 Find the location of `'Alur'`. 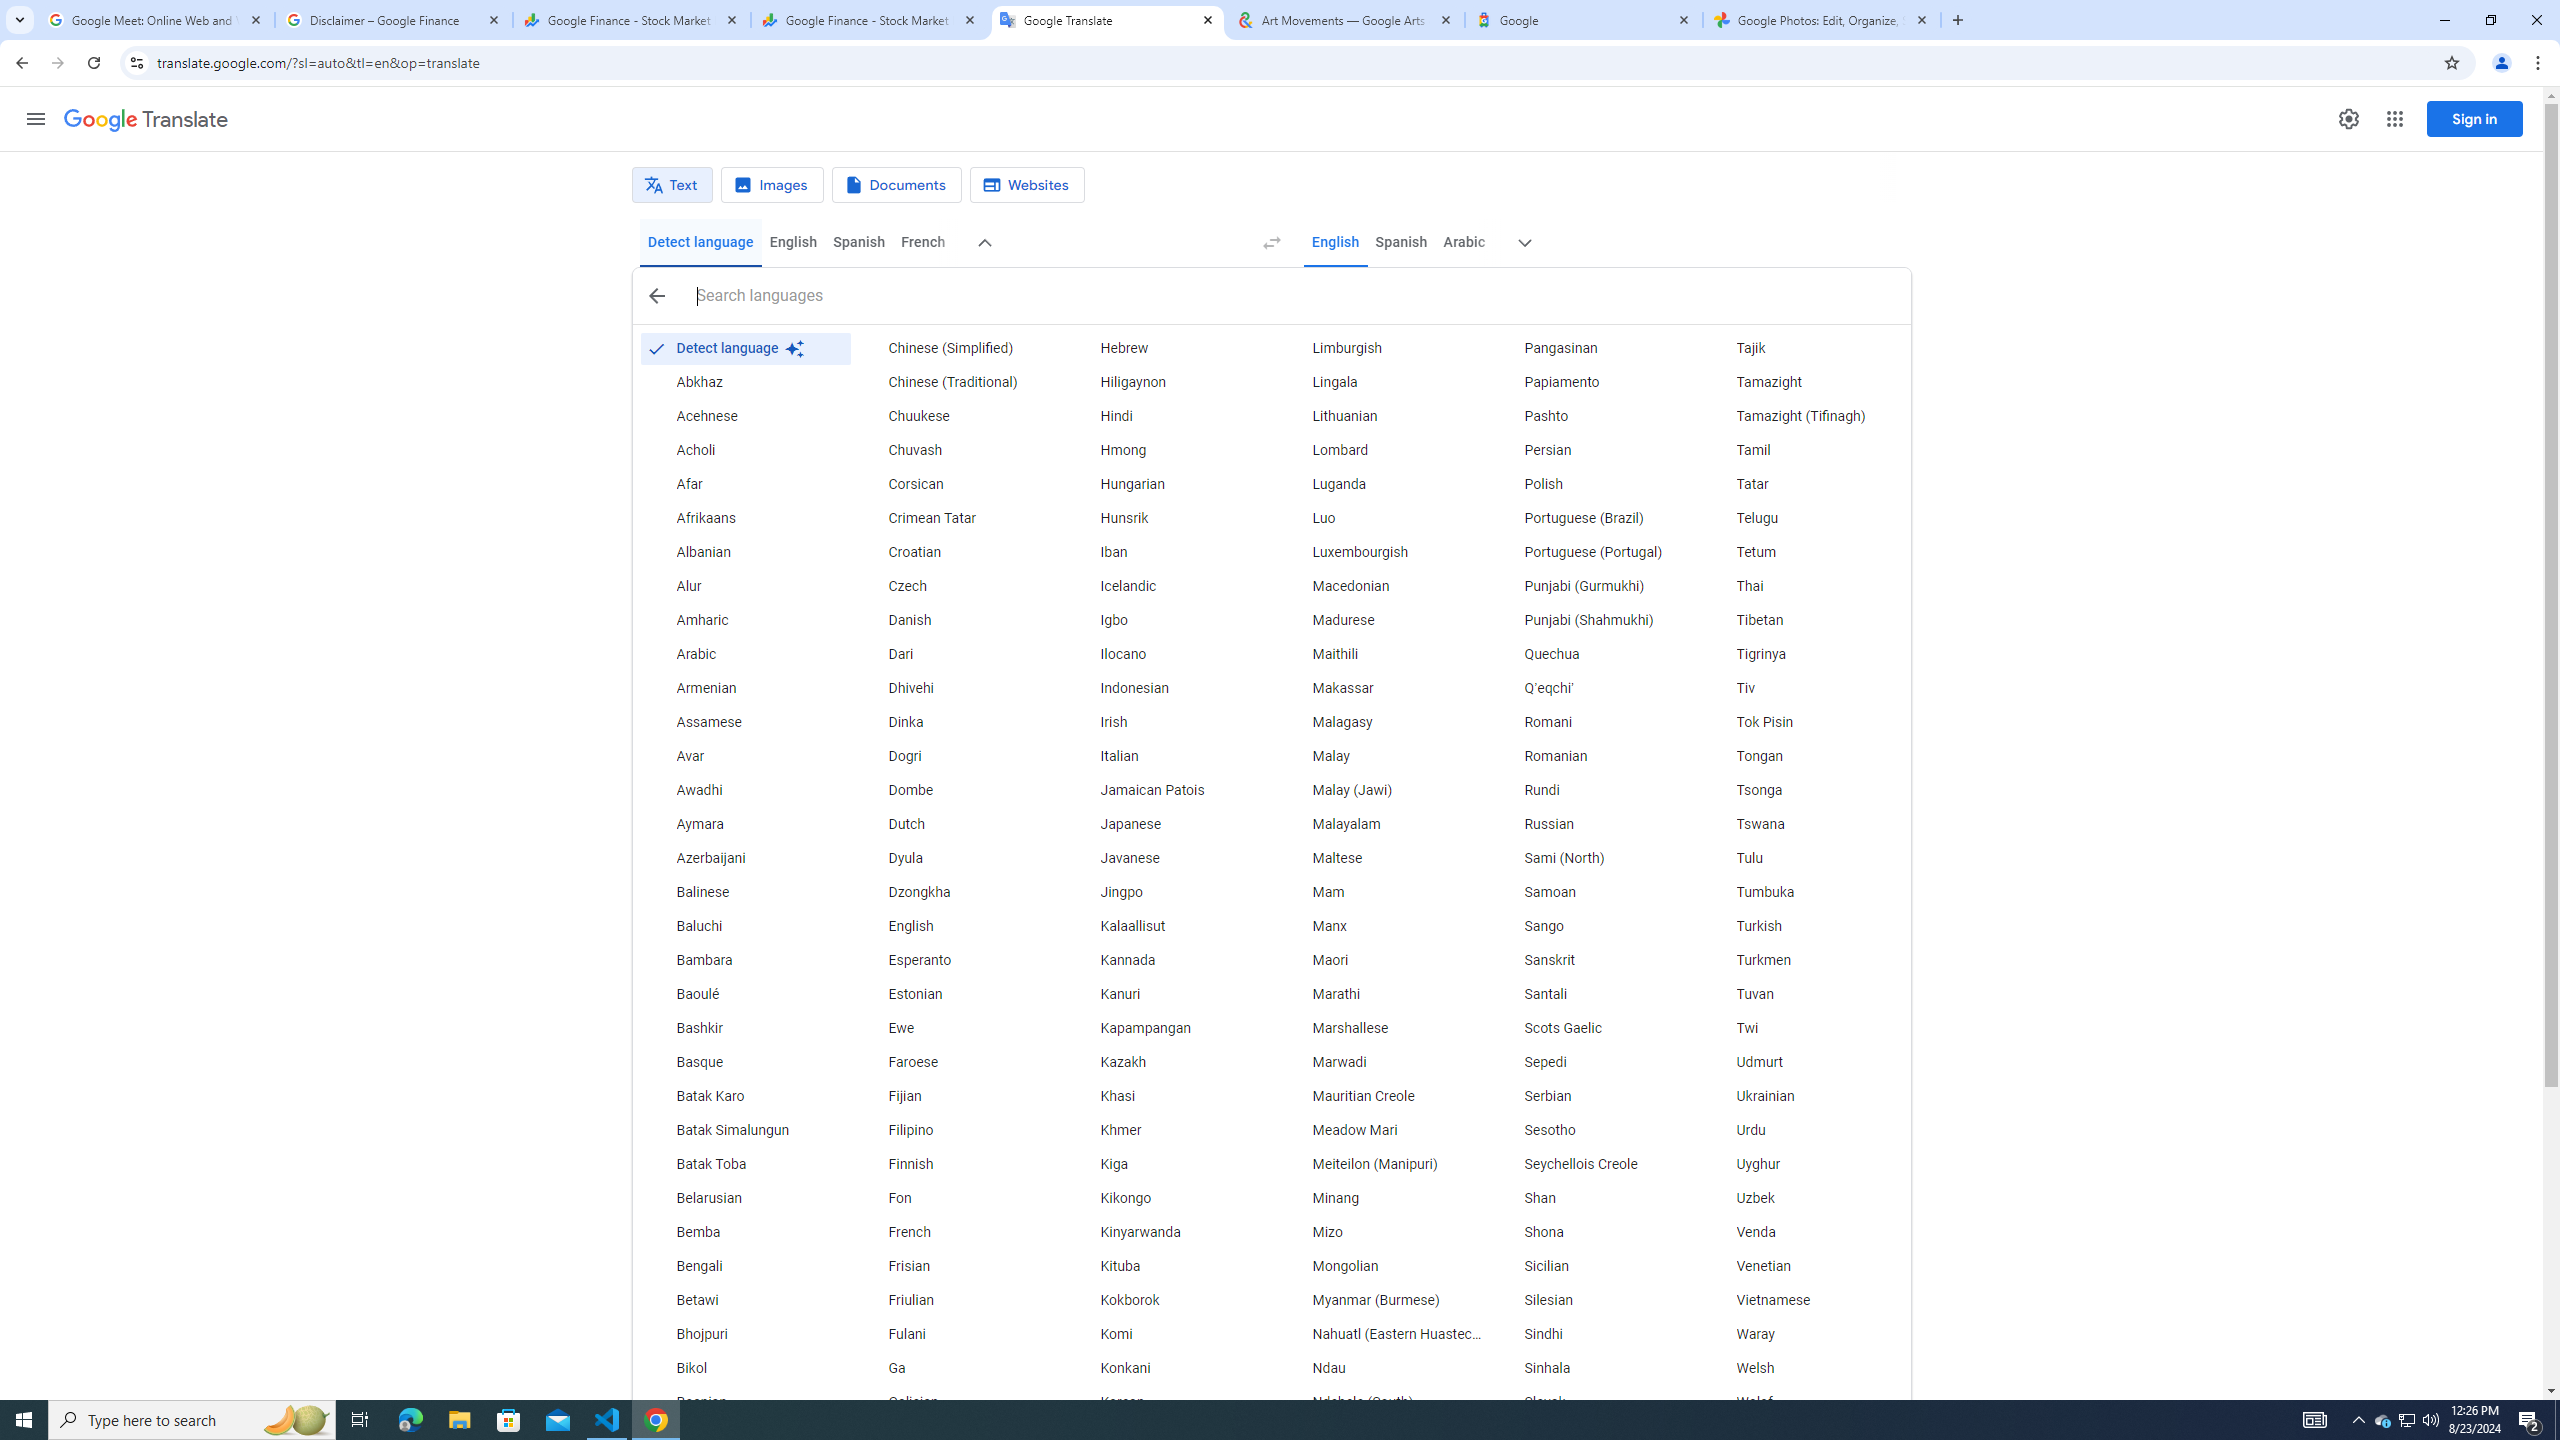

'Alur' is located at coordinates (743, 586).